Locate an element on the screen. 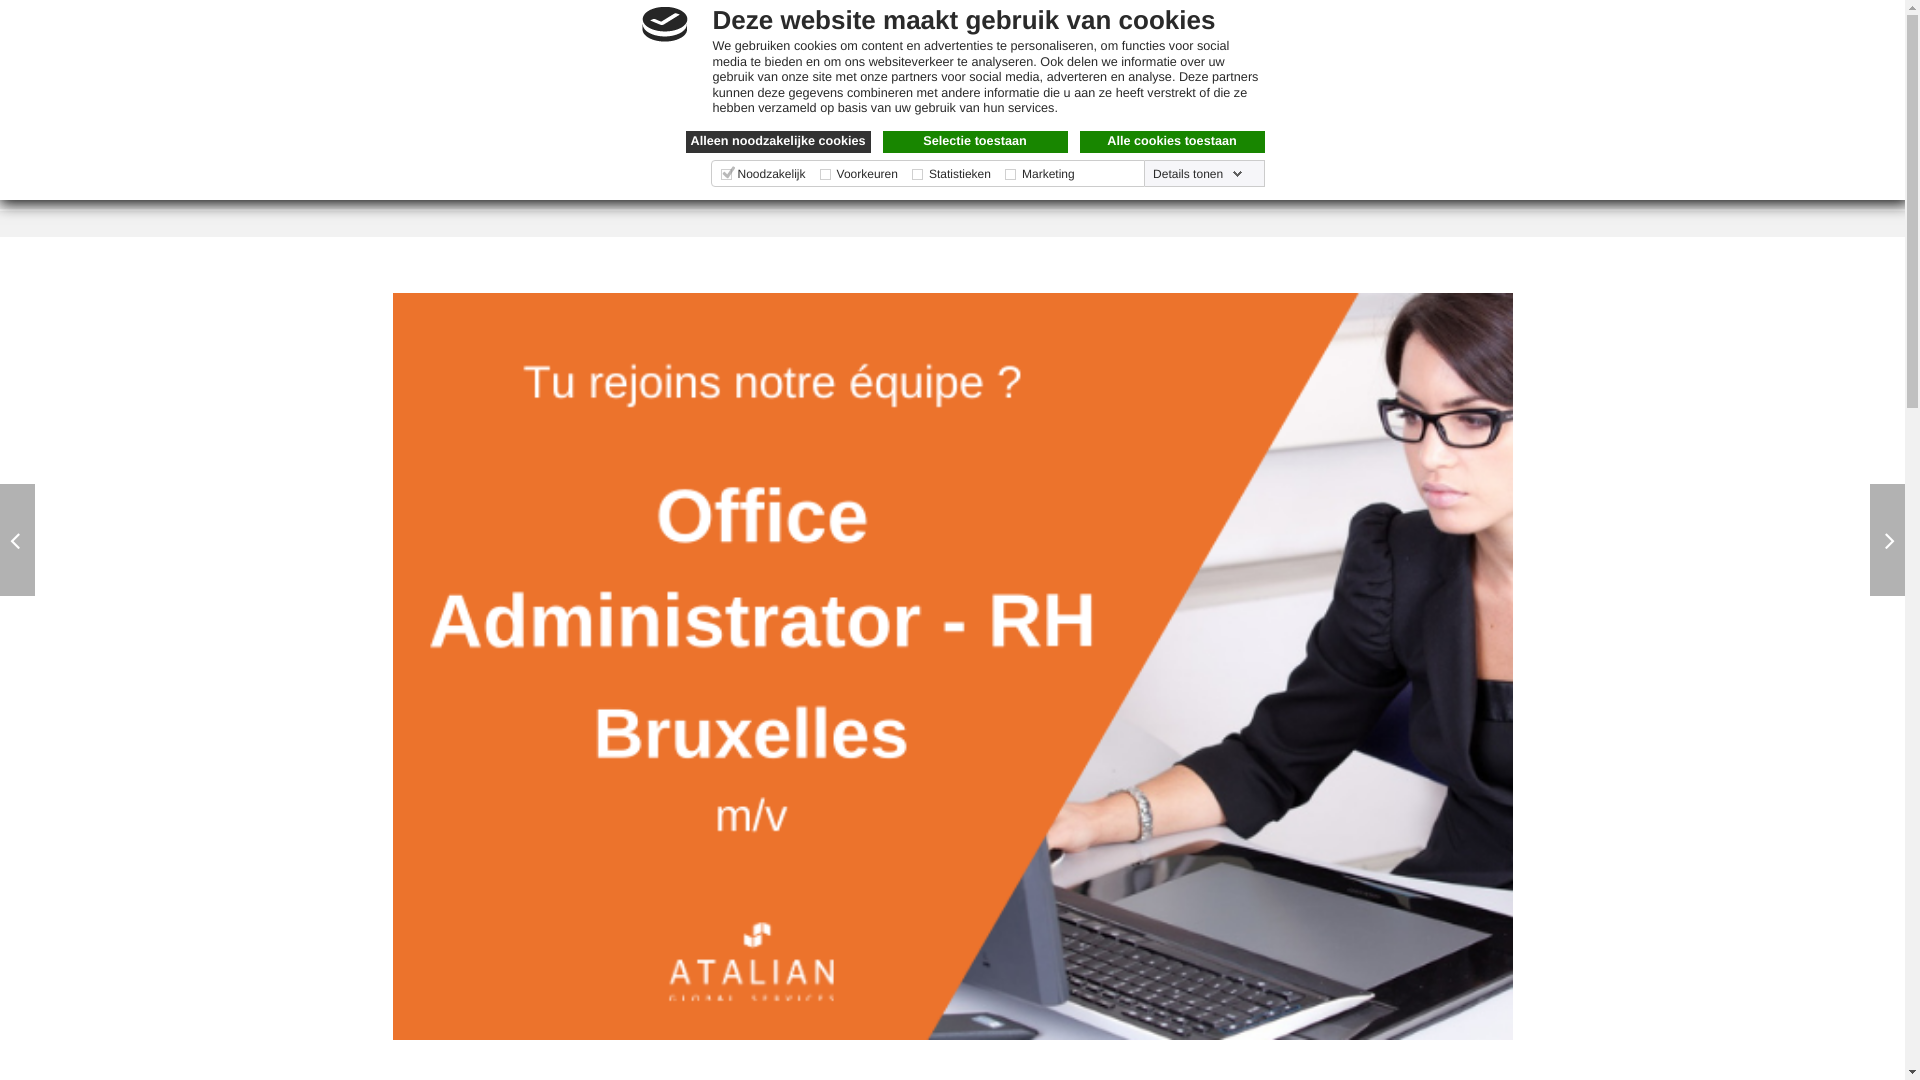 This screenshot has width=1920, height=1080. 'Details tonen' is located at coordinates (1198, 172).